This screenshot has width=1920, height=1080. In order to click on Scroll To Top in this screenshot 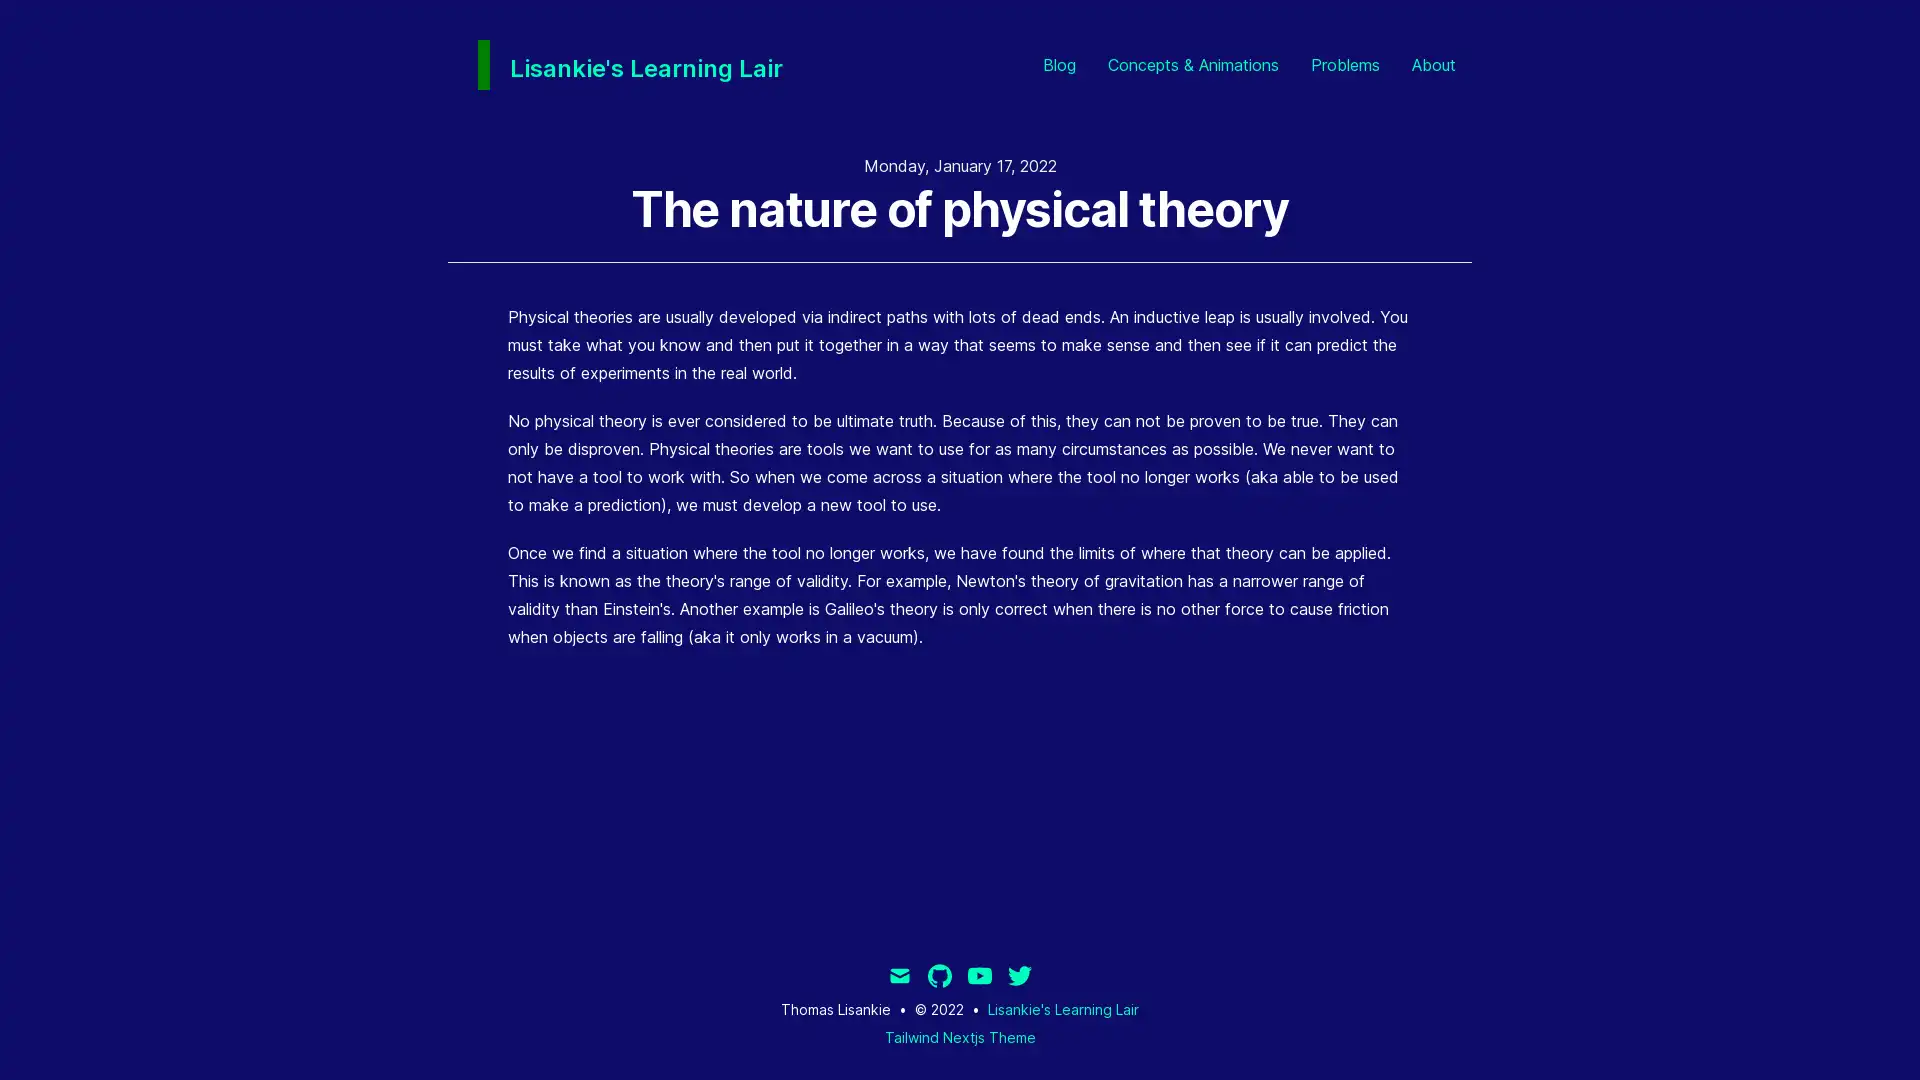, I will do `click(1869, 1029)`.